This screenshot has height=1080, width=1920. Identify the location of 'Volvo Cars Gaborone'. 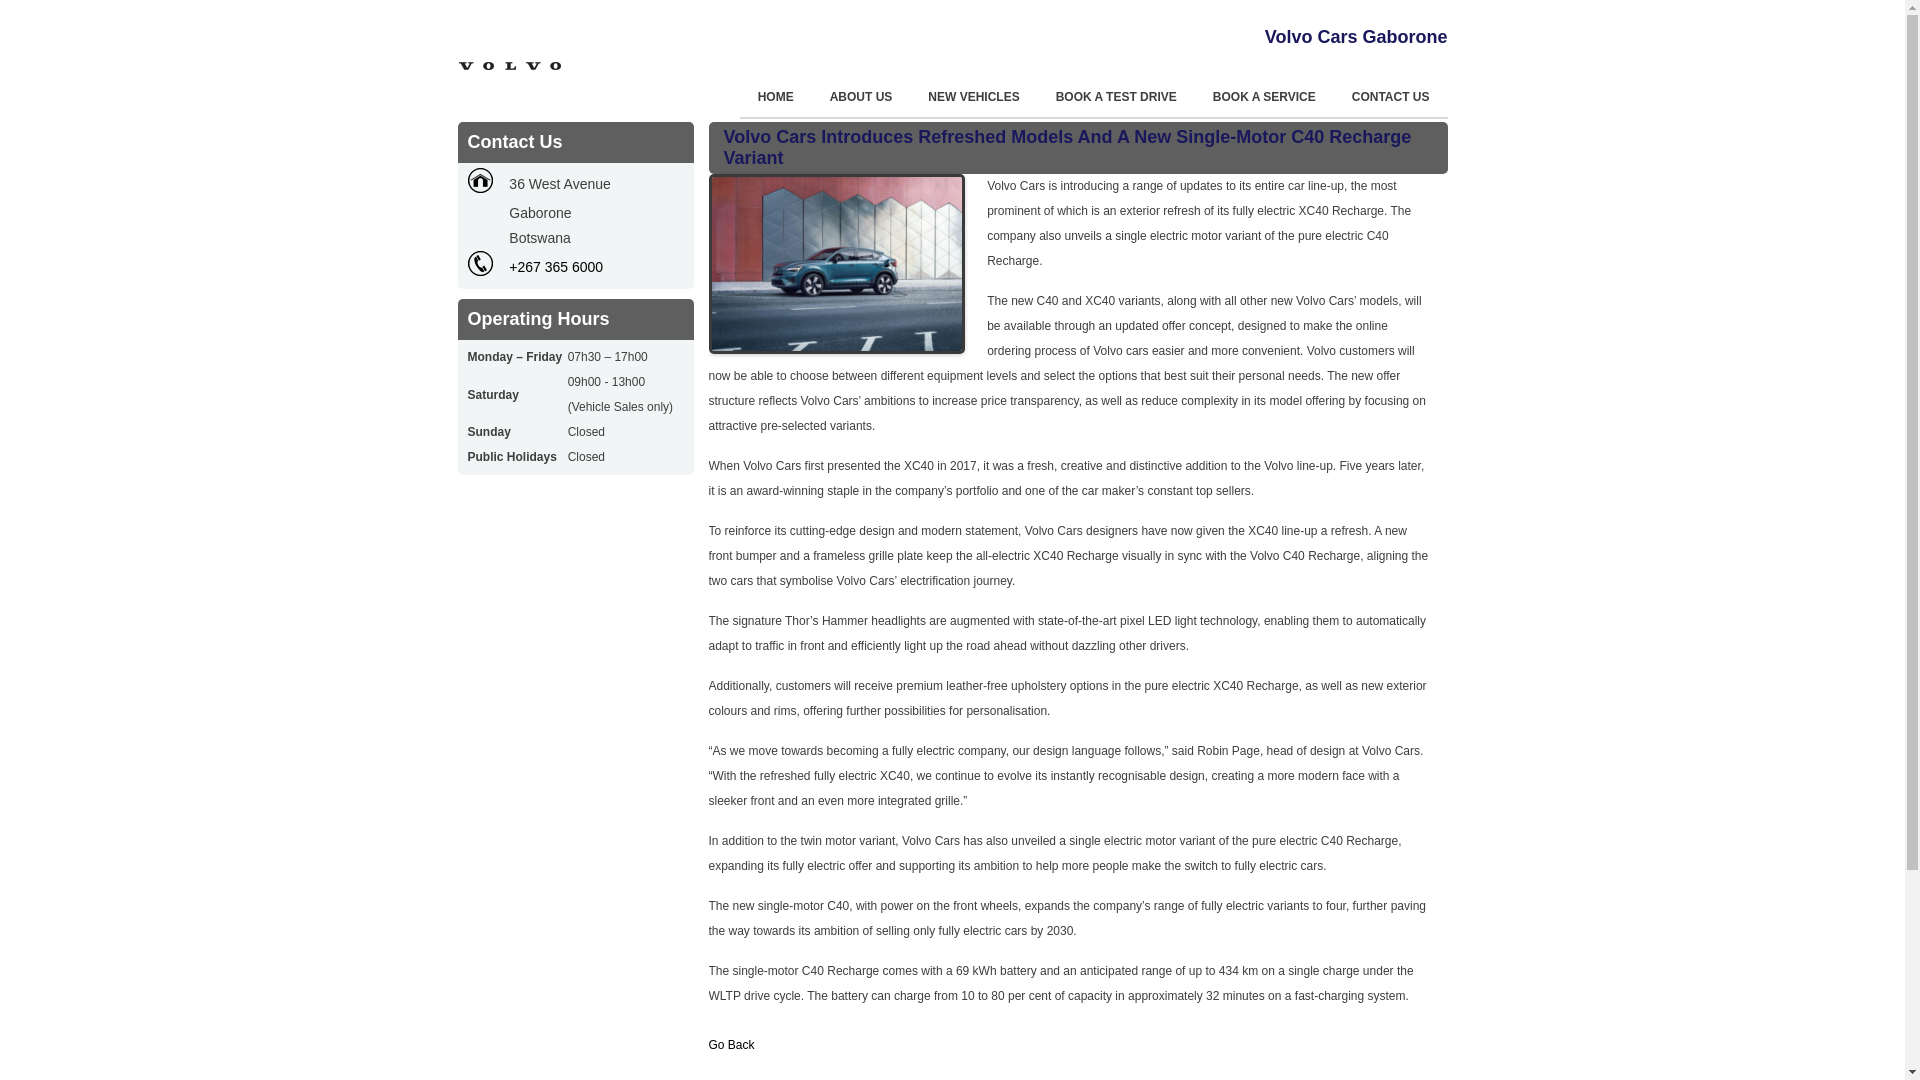
(1264, 37).